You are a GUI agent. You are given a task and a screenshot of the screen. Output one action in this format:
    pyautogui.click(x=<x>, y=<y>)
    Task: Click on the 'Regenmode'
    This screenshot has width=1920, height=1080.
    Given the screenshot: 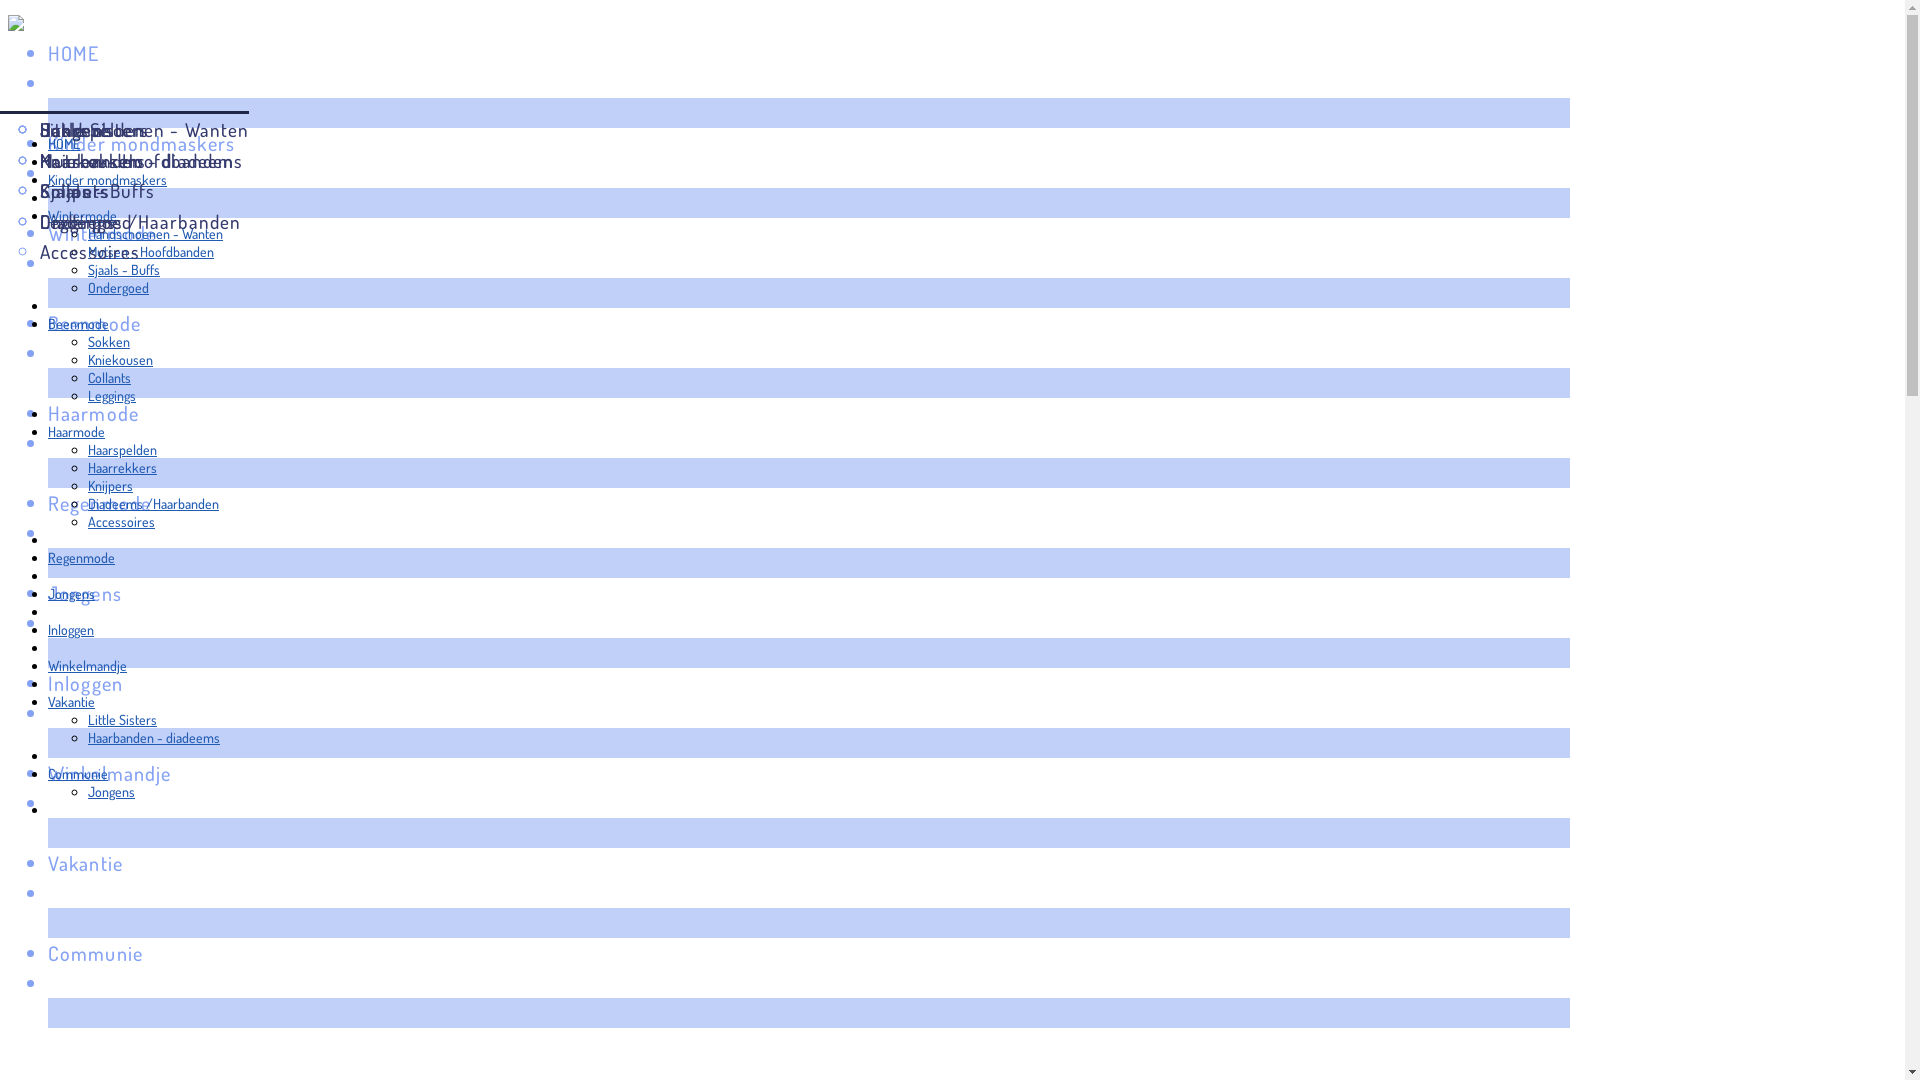 What is the action you would take?
    pyautogui.click(x=48, y=557)
    